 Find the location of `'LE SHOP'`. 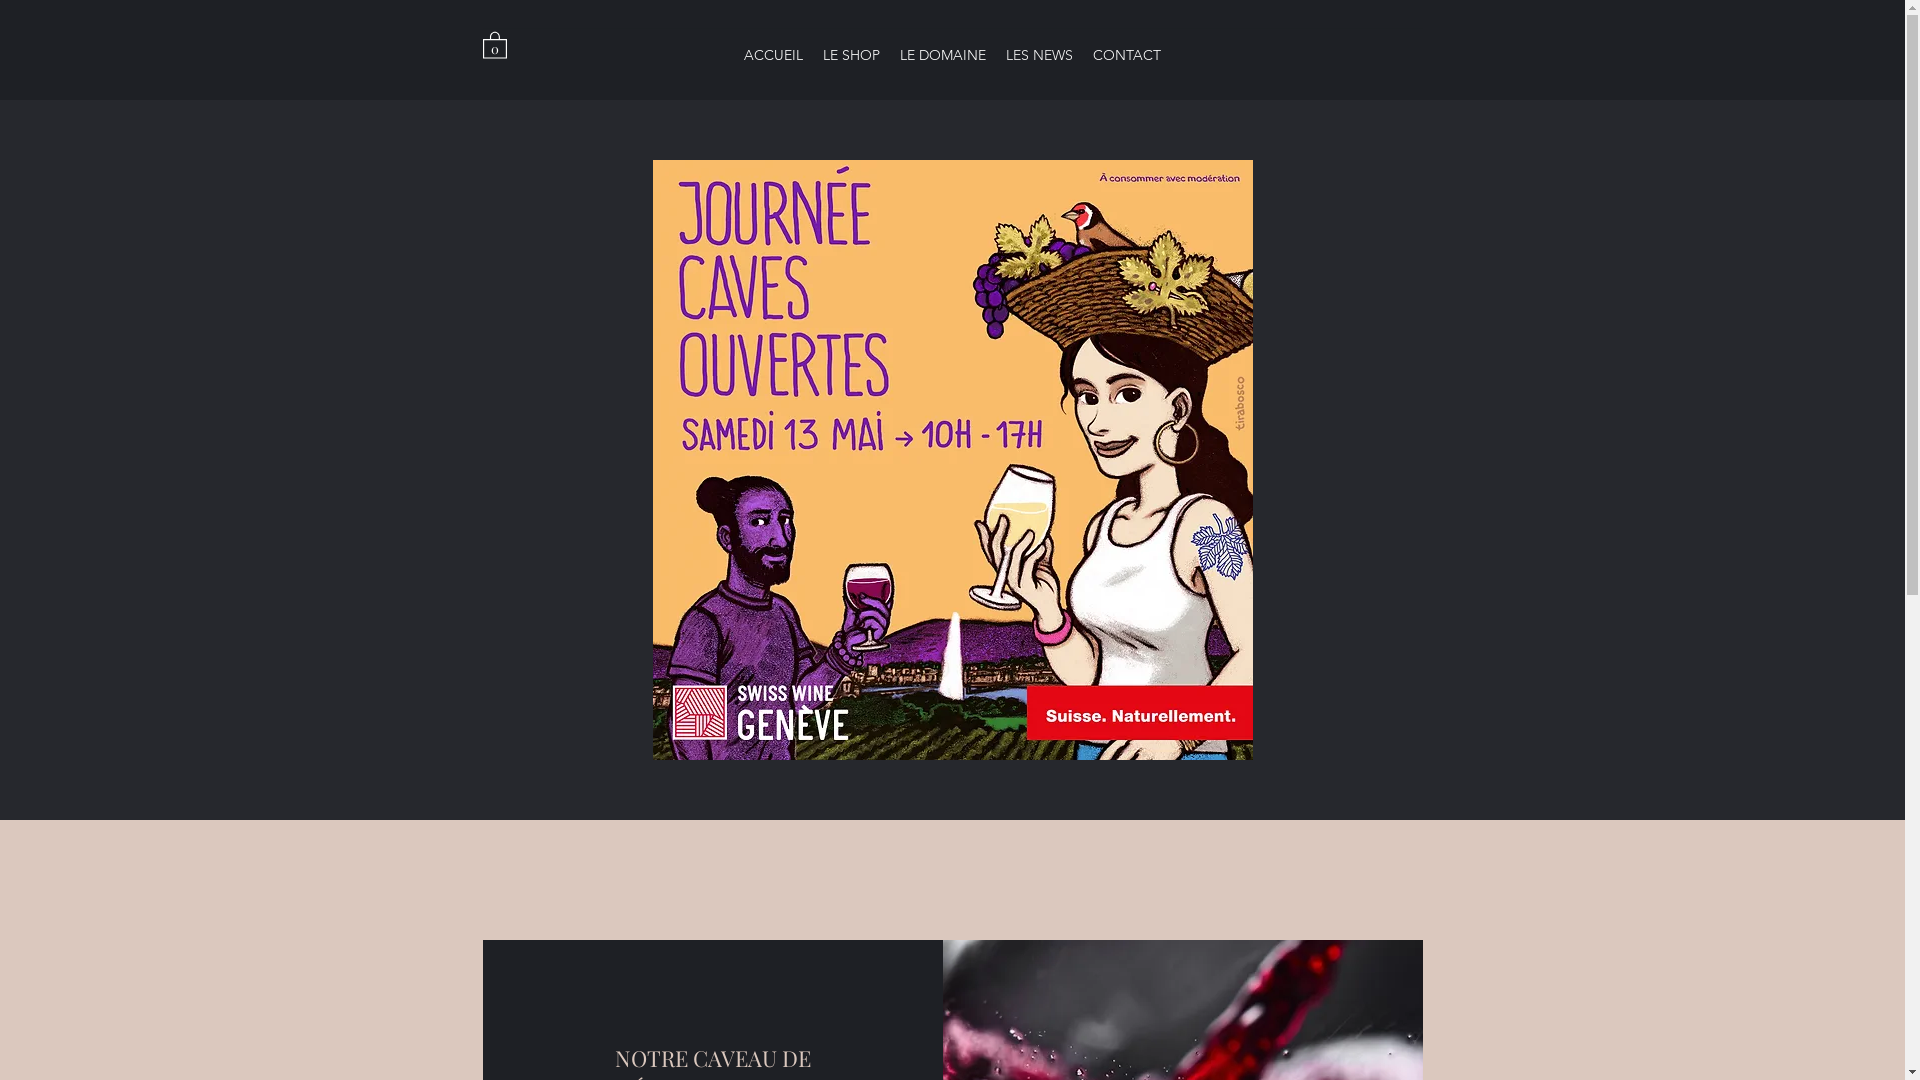

'LE SHOP' is located at coordinates (812, 53).